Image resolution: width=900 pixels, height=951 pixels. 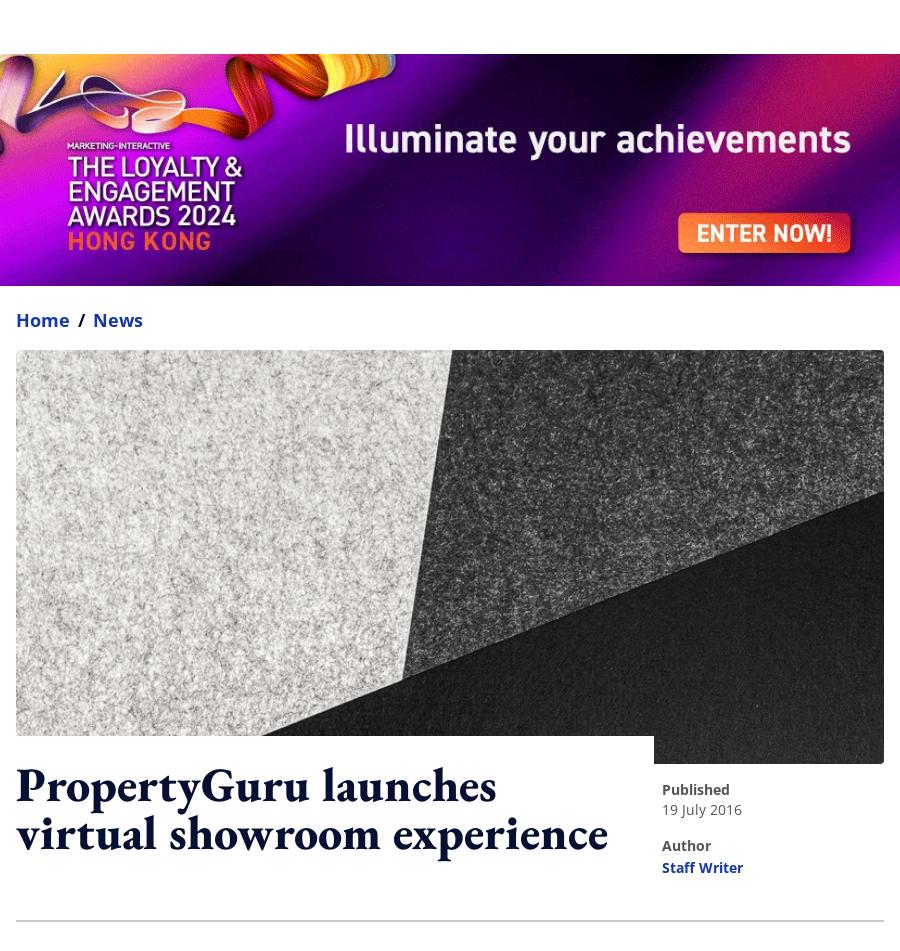 I want to click on 'We break down the big and messy topics of the day so you're updated on the most important developments in Asia's marketing development – for free.', so click(x=399, y=706).